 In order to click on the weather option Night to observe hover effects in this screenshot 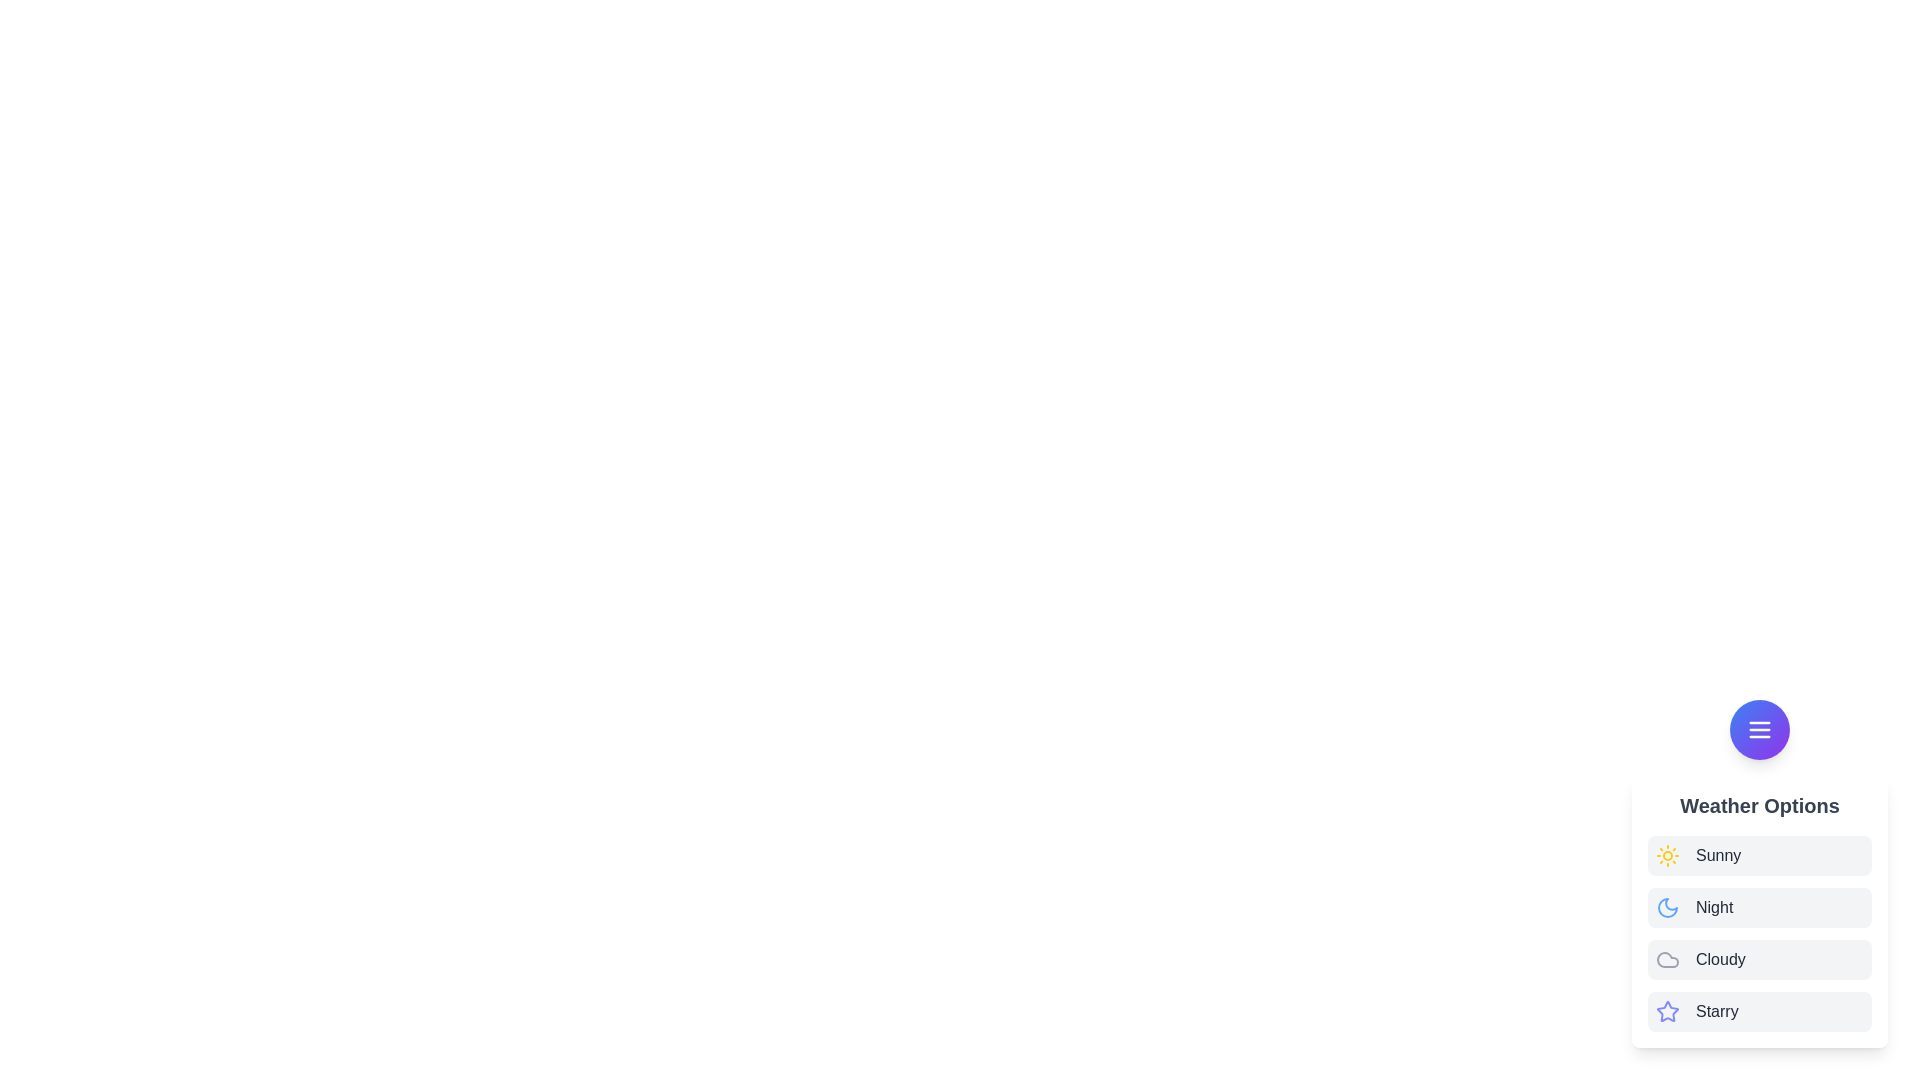, I will do `click(1760, 907)`.